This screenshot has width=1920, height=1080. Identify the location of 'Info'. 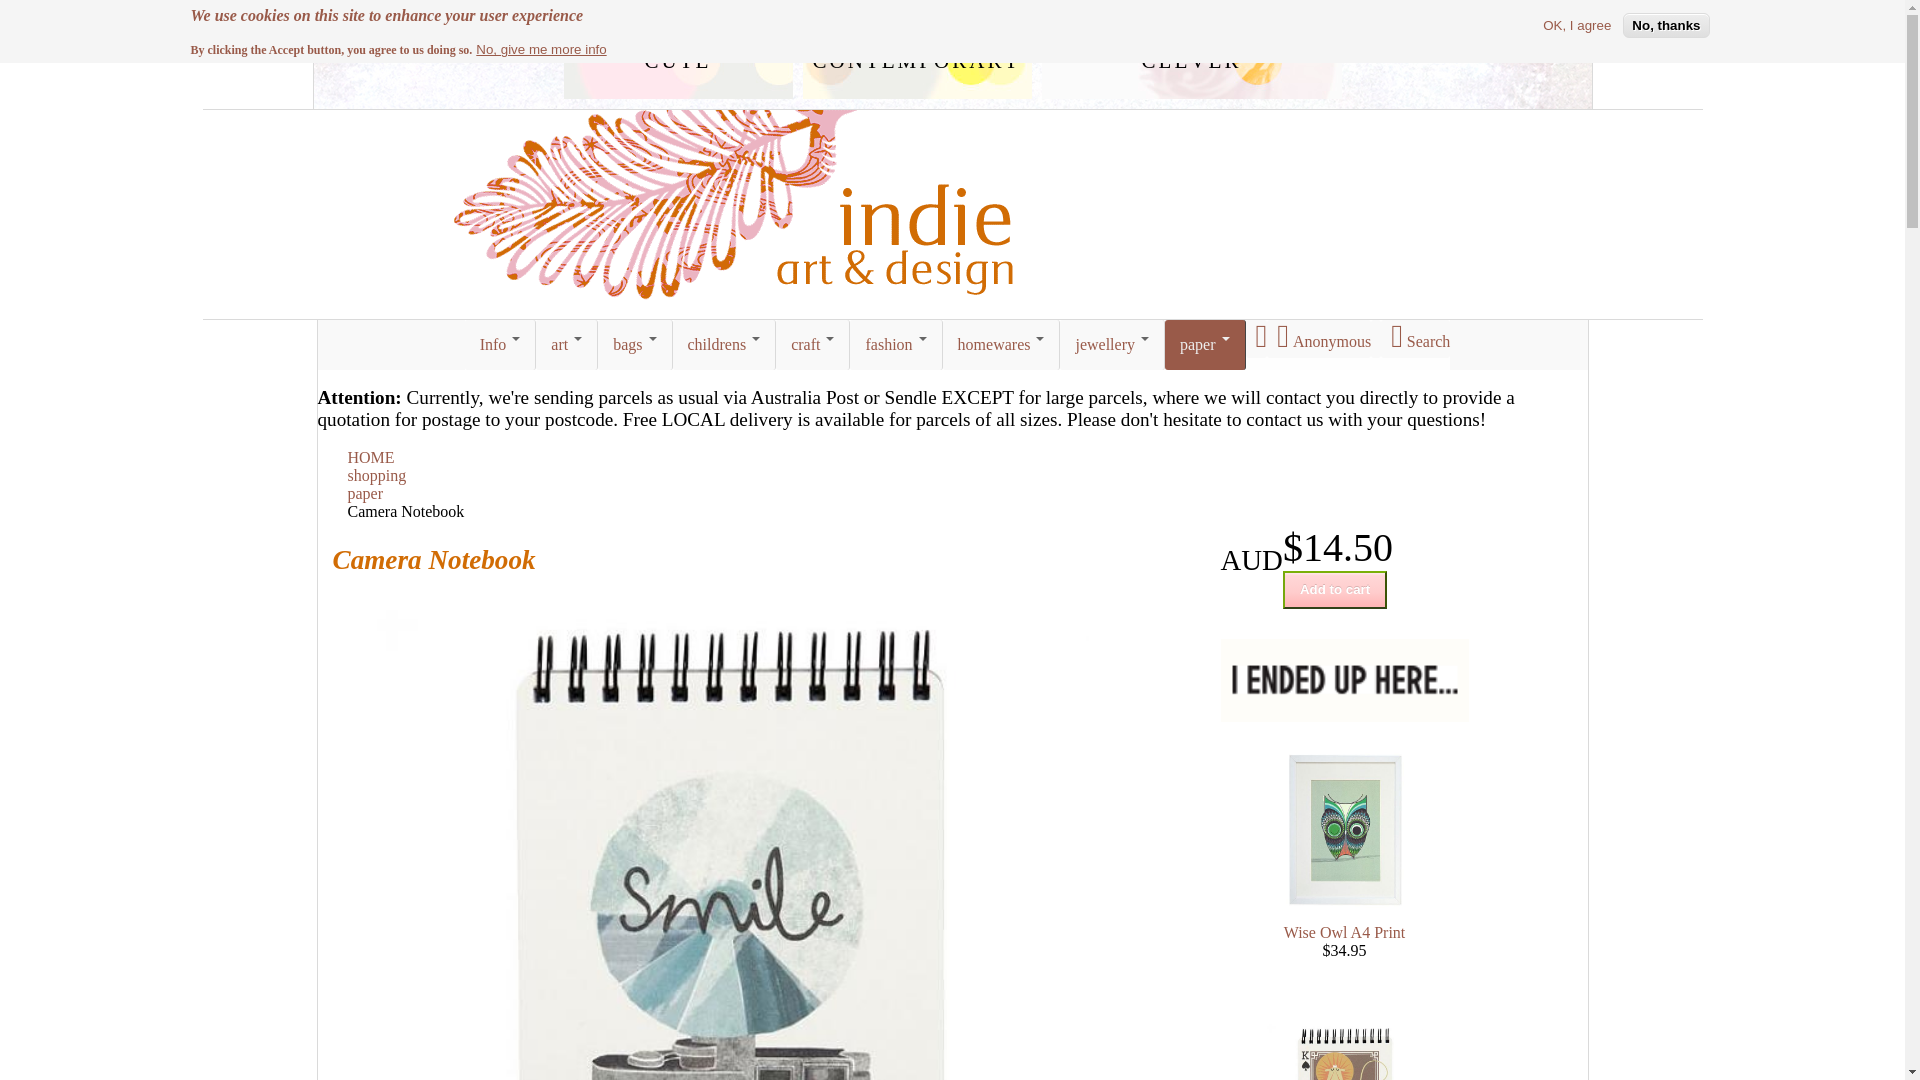
(464, 343).